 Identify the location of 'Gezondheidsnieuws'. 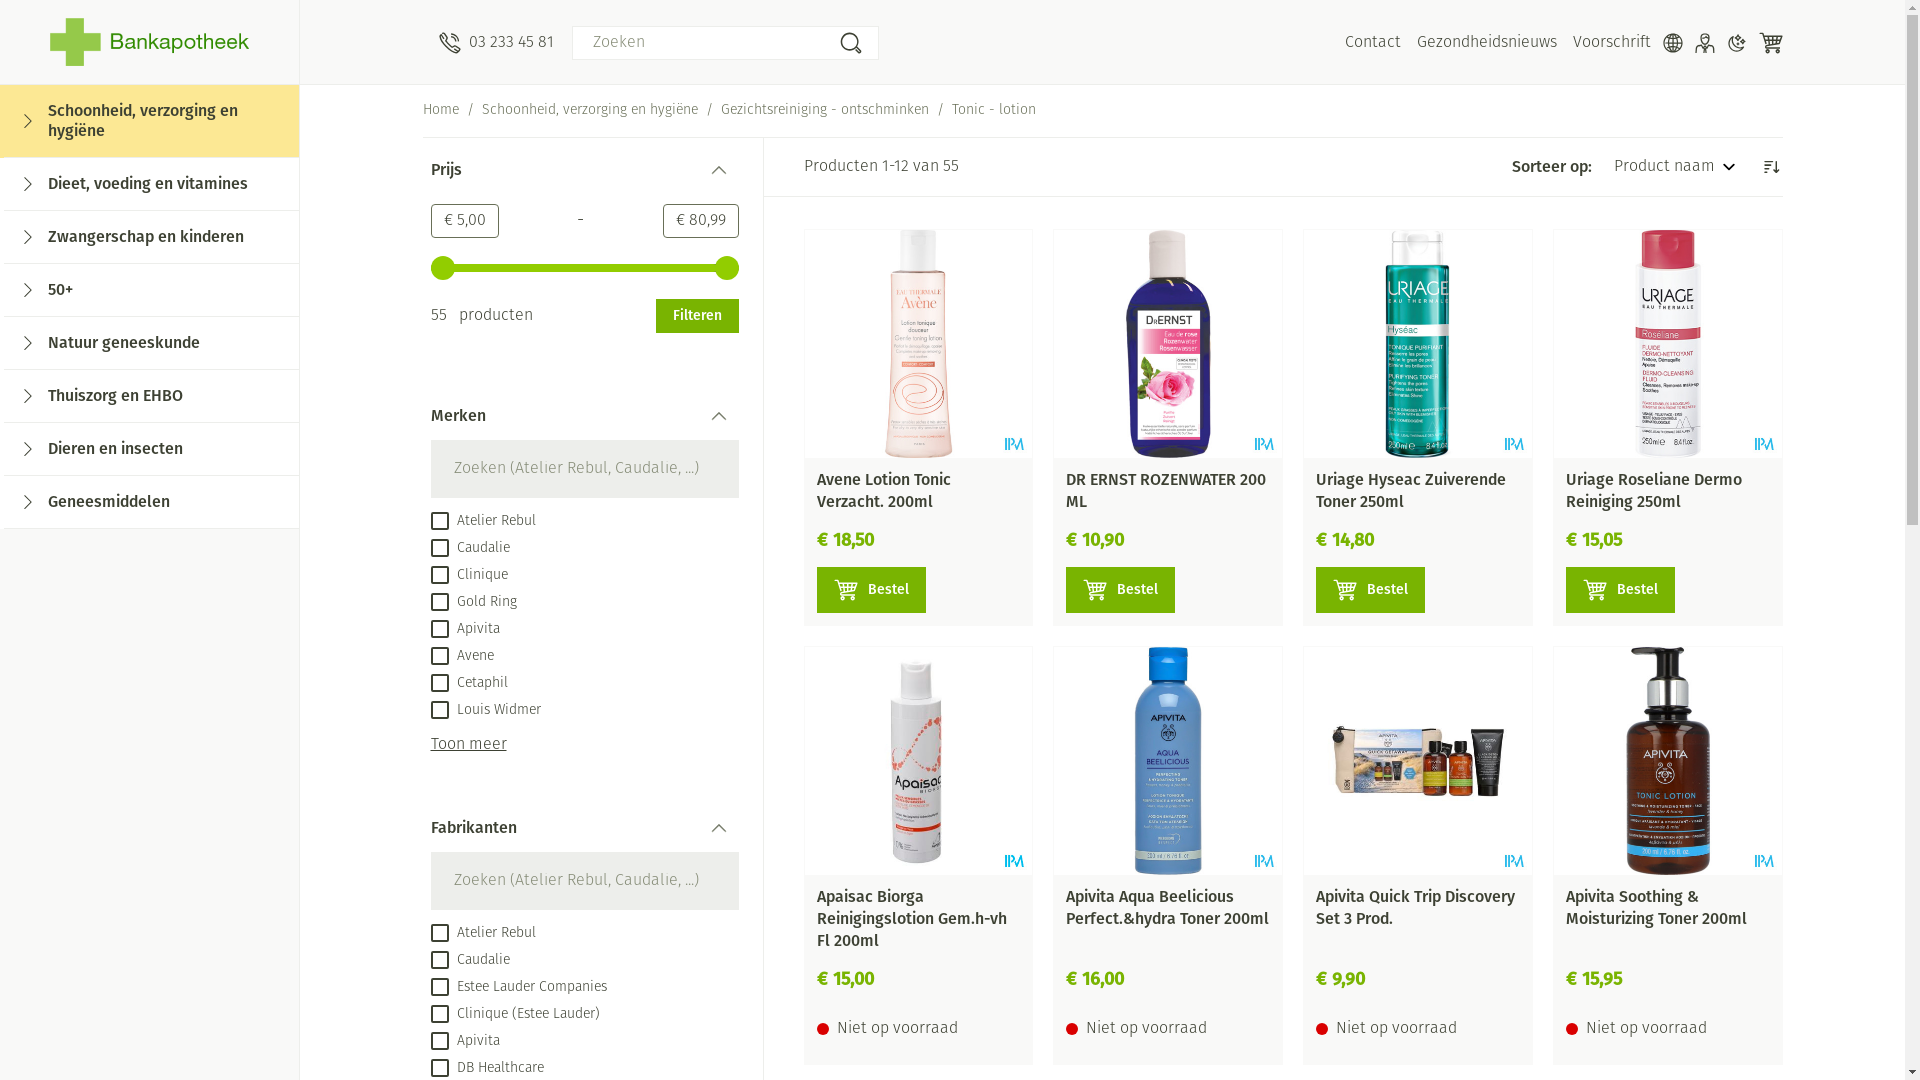
(1486, 42).